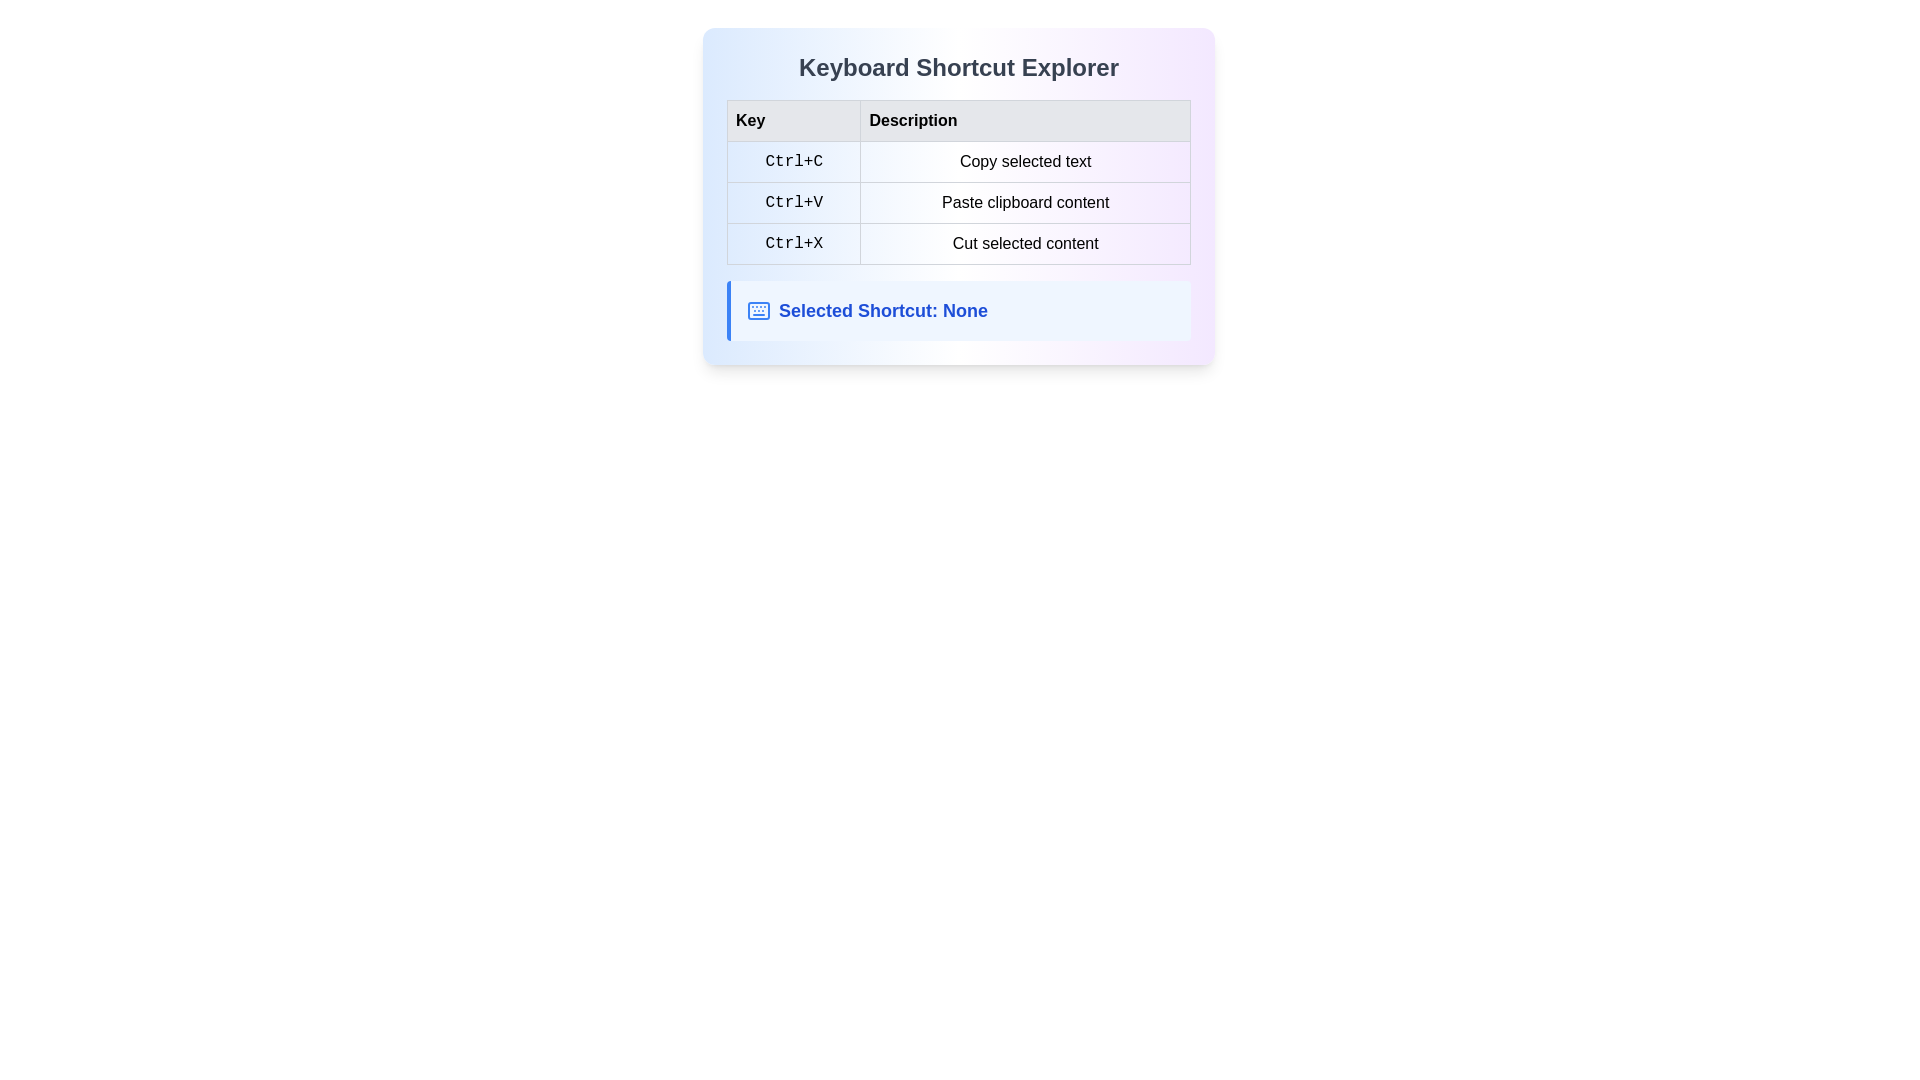 The height and width of the screenshot is (1080, 1920). Describe the element at coordinates (958, 203) in the screenshot. I see `the table row labeled 'Keyboard Shortcut Explorer' that contains the shortcut 'Ctrl+V' and the description 'Paste clipboard content'` at that location.